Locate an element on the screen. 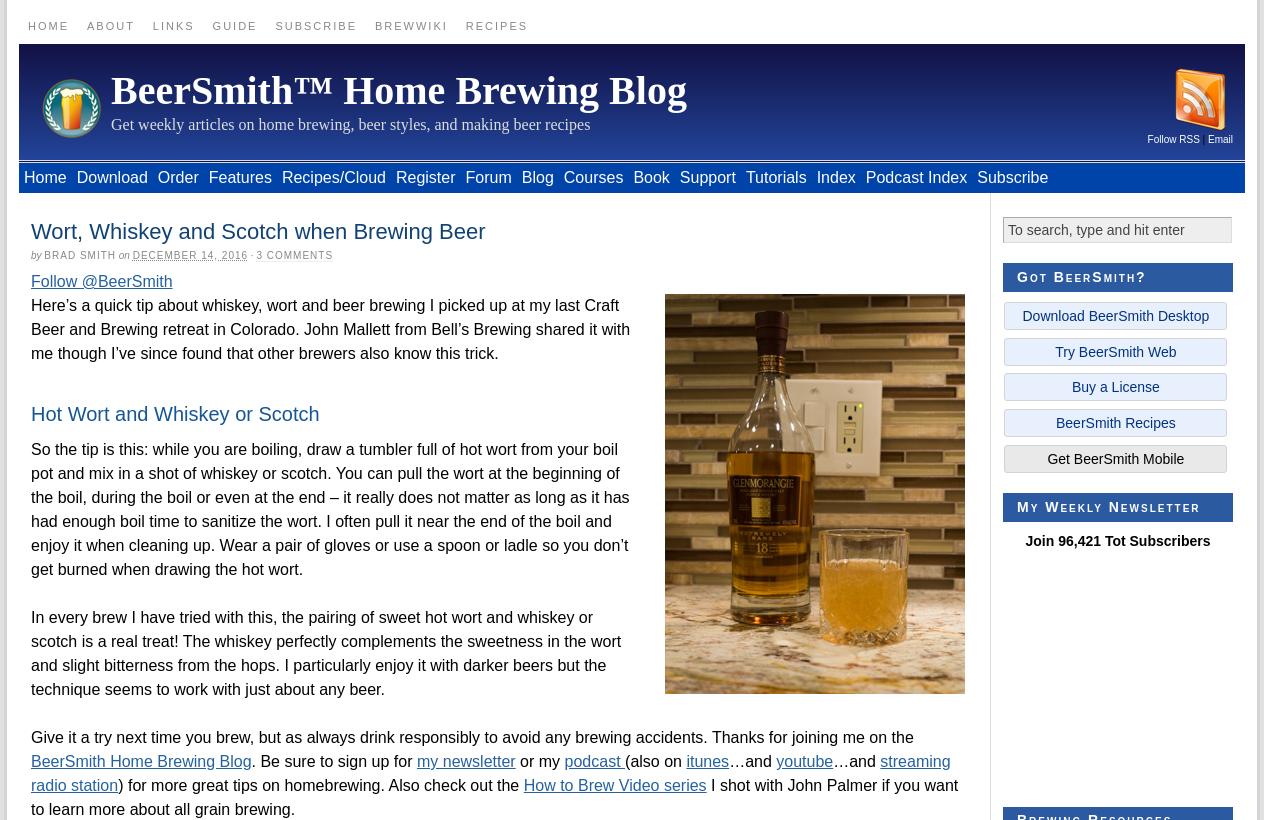 This screenshot has width=1264, height=820. '(also on' is located at coordinates (654, 760).